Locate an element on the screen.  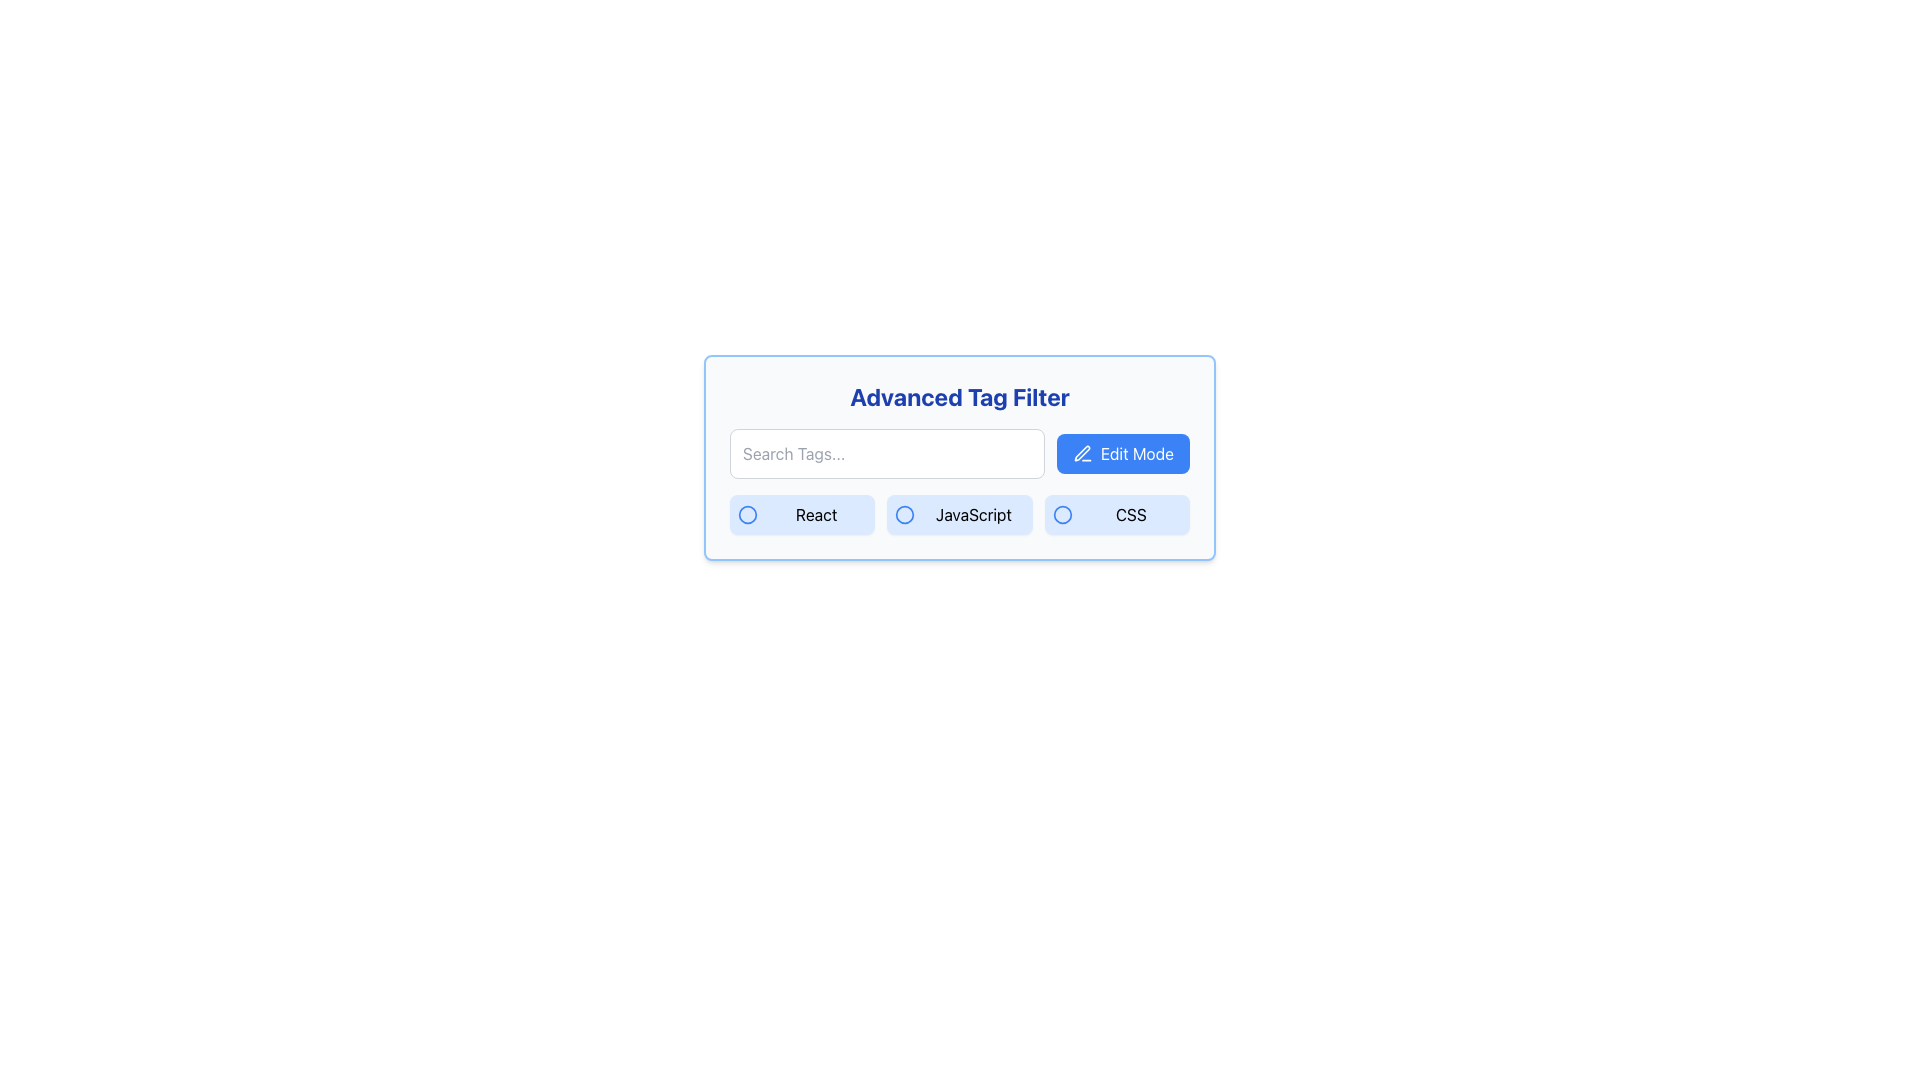
the 'JavaScript' icon in the tag filter interface, which is located between the 'React' and 'CSS' buttons is located at coordinates (904, 514).